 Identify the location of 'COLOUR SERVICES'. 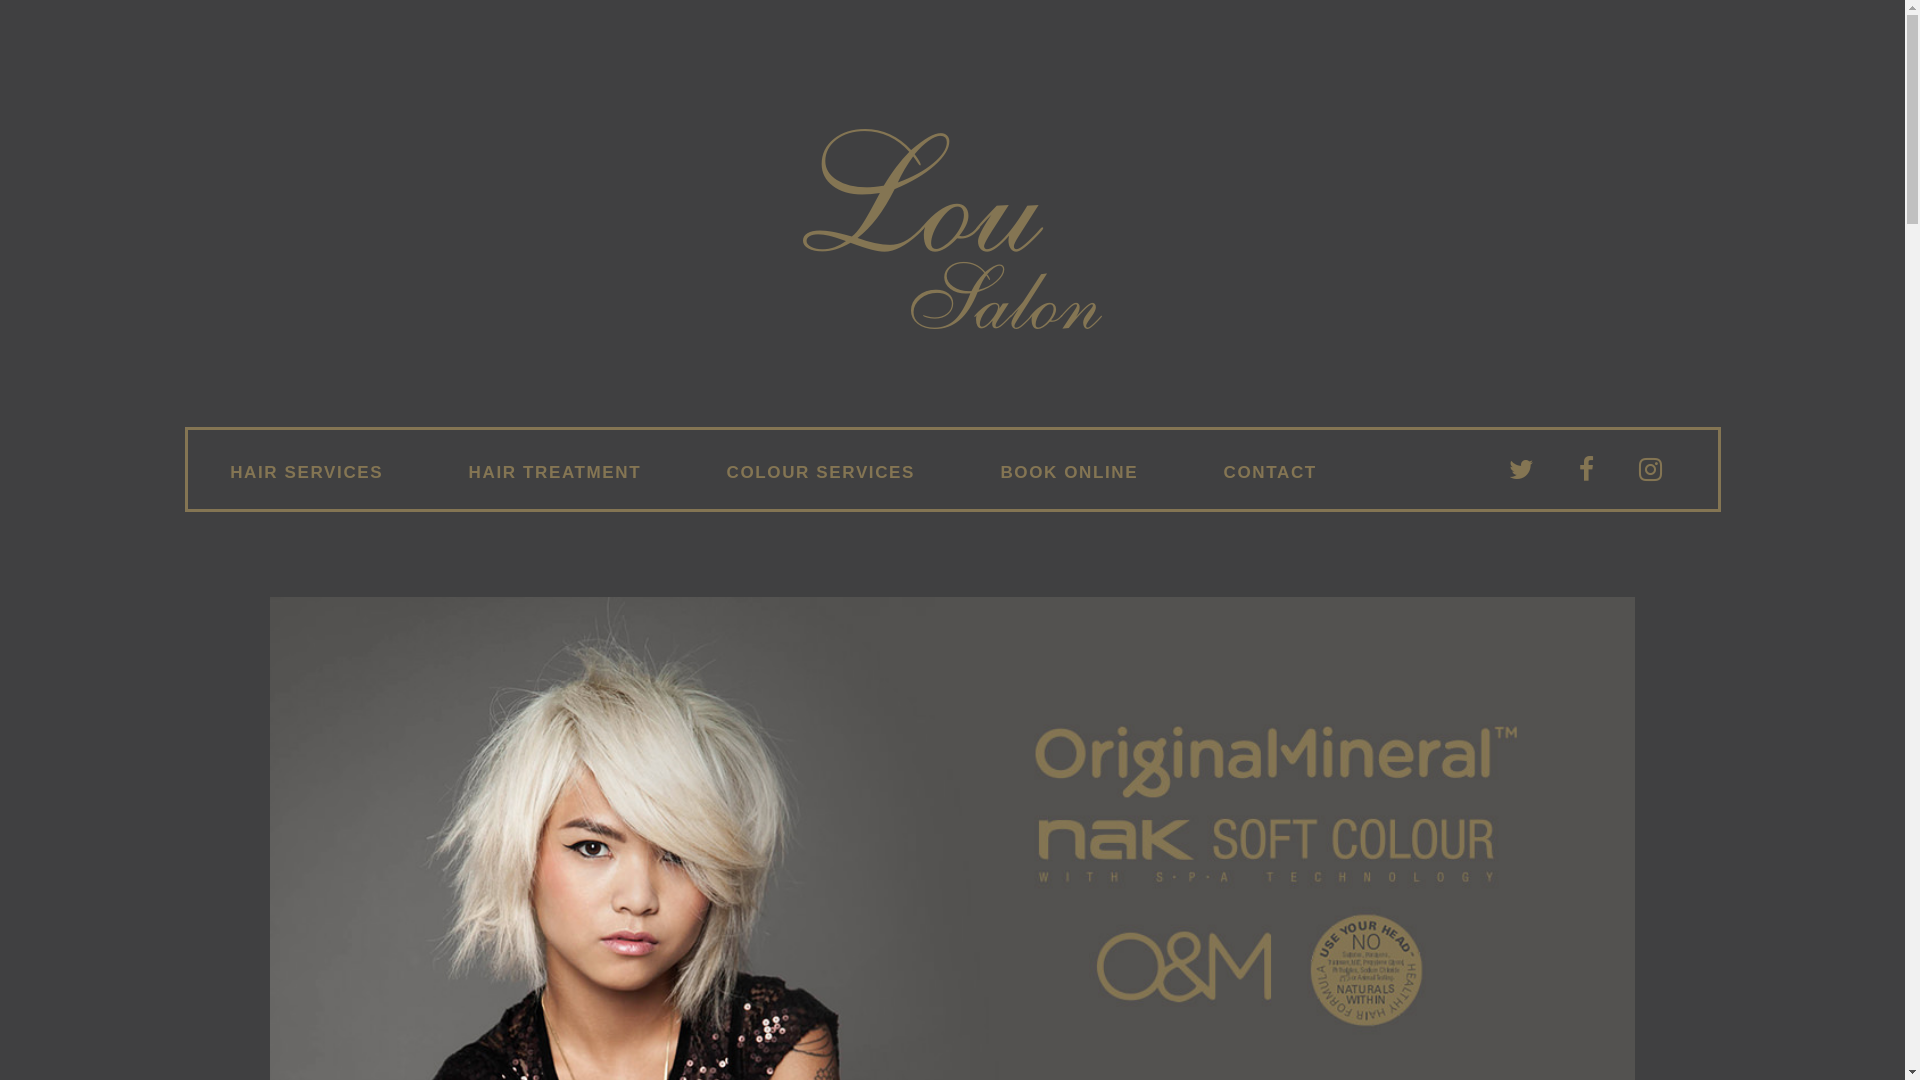
(820, 473).